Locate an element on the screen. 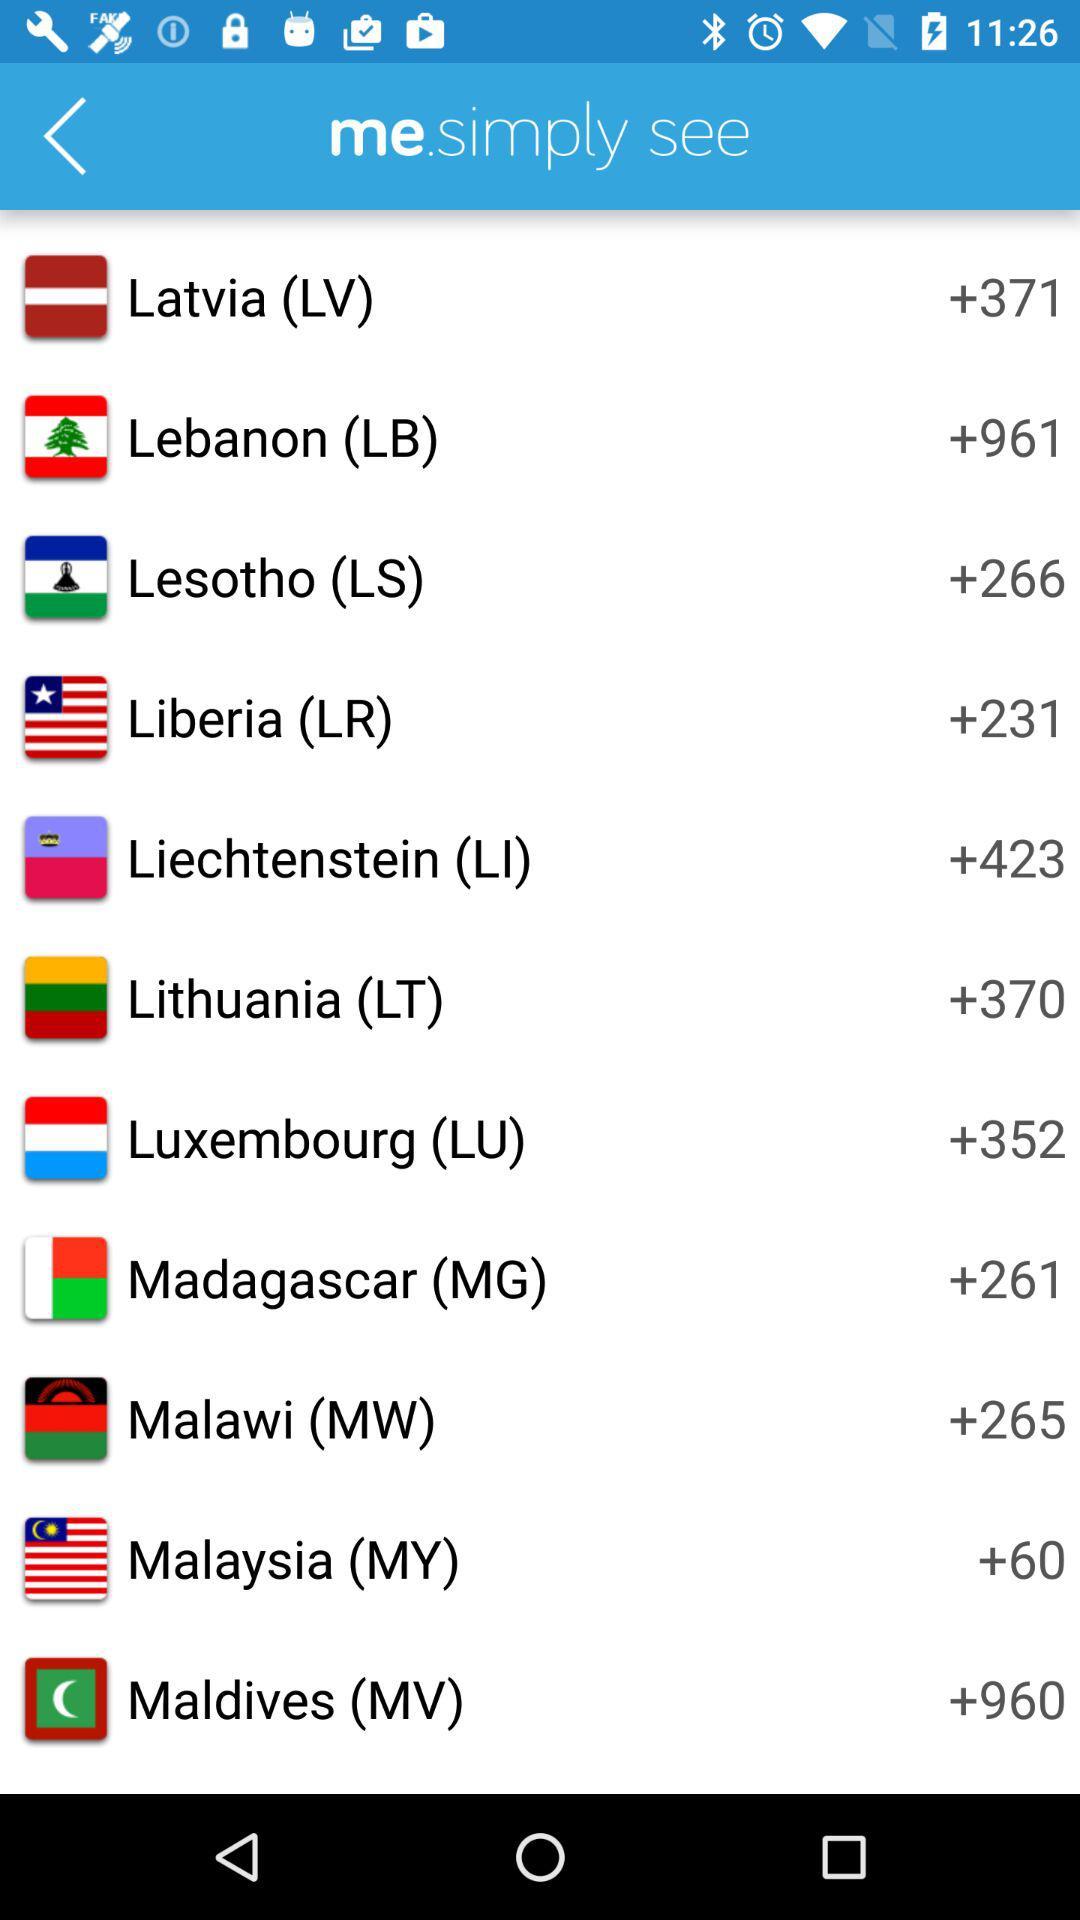 The image size is (1080, 1920). the item to the right of the liberia (lr) icon is located at coordinates (1007, 716).